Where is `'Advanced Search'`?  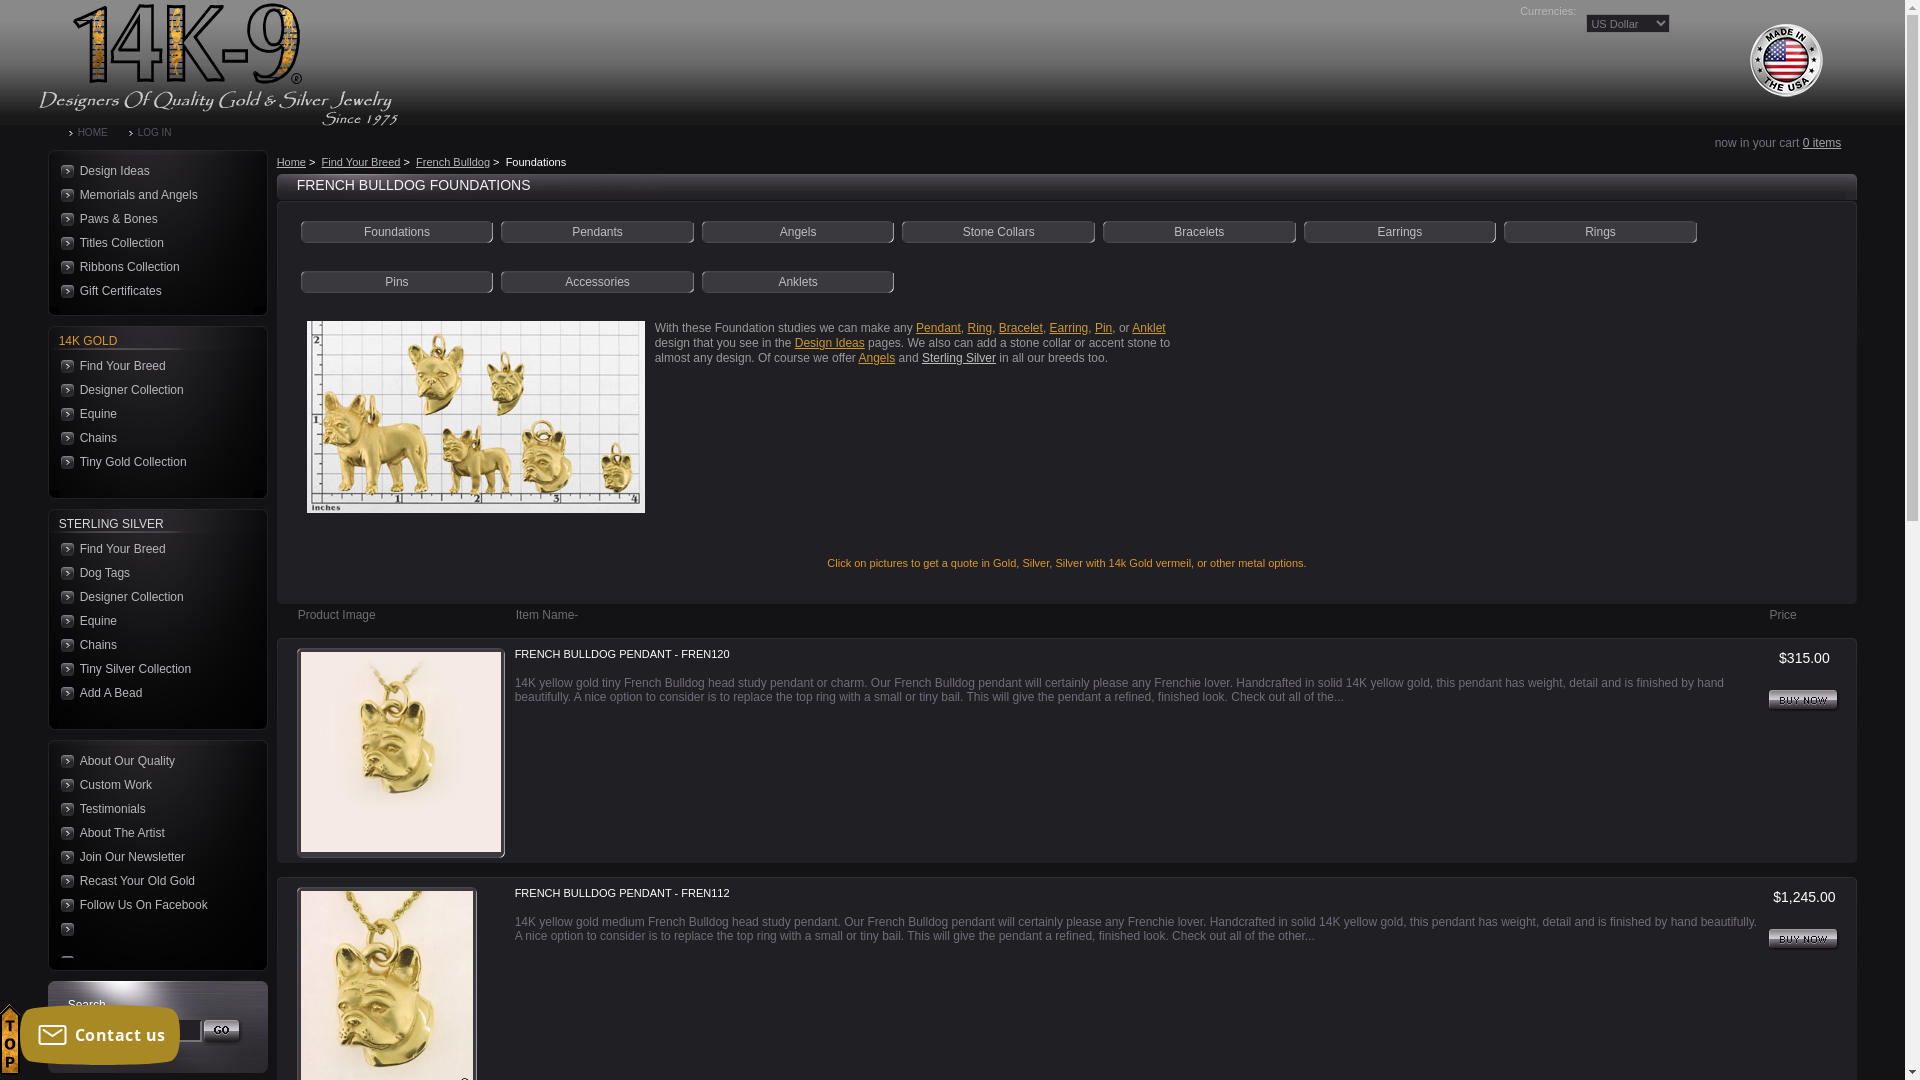 'Advanced Search' is located at coordinates (110, 1056).